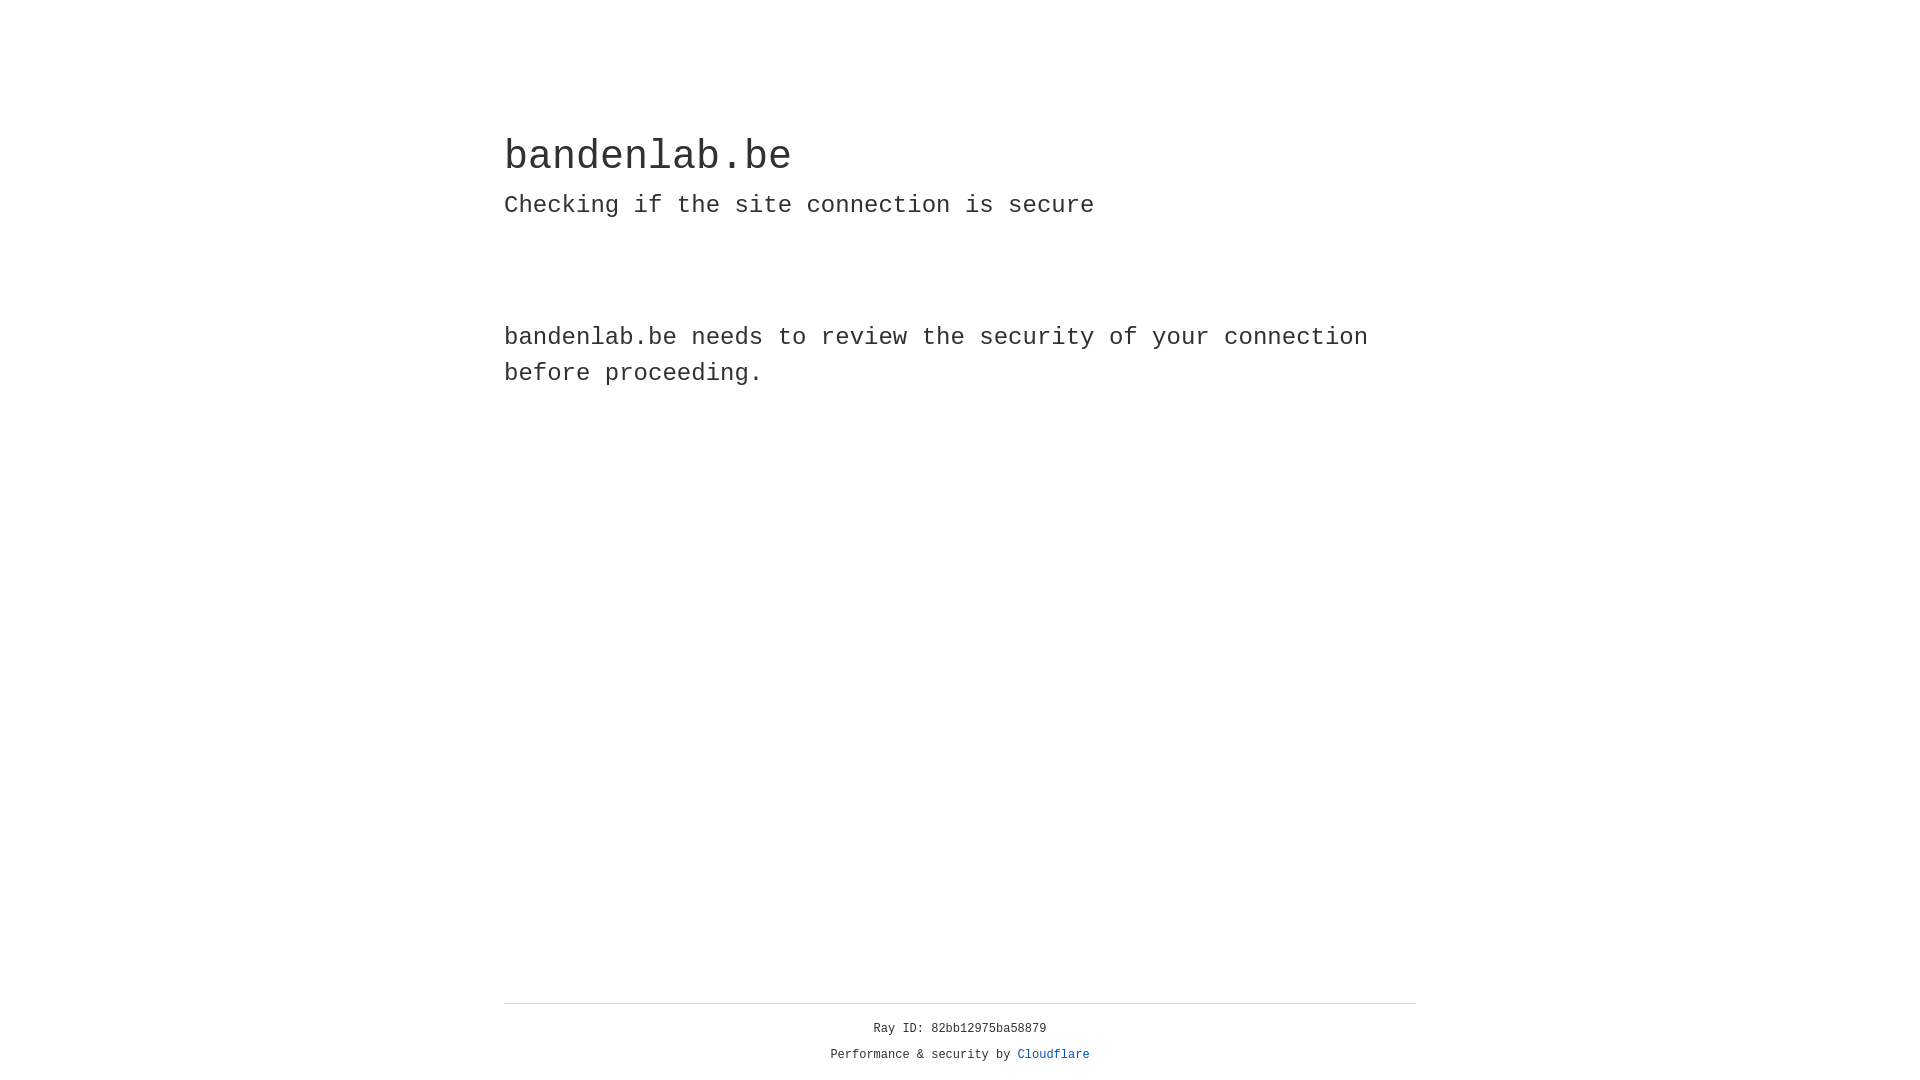 Image resolution: width=1920 pixels, height=1080 pixels. What do you see at coordinates (1053, 1054) in the screenshot?
I see `'Cloudflare'` at bounding box center [1053, 1054].